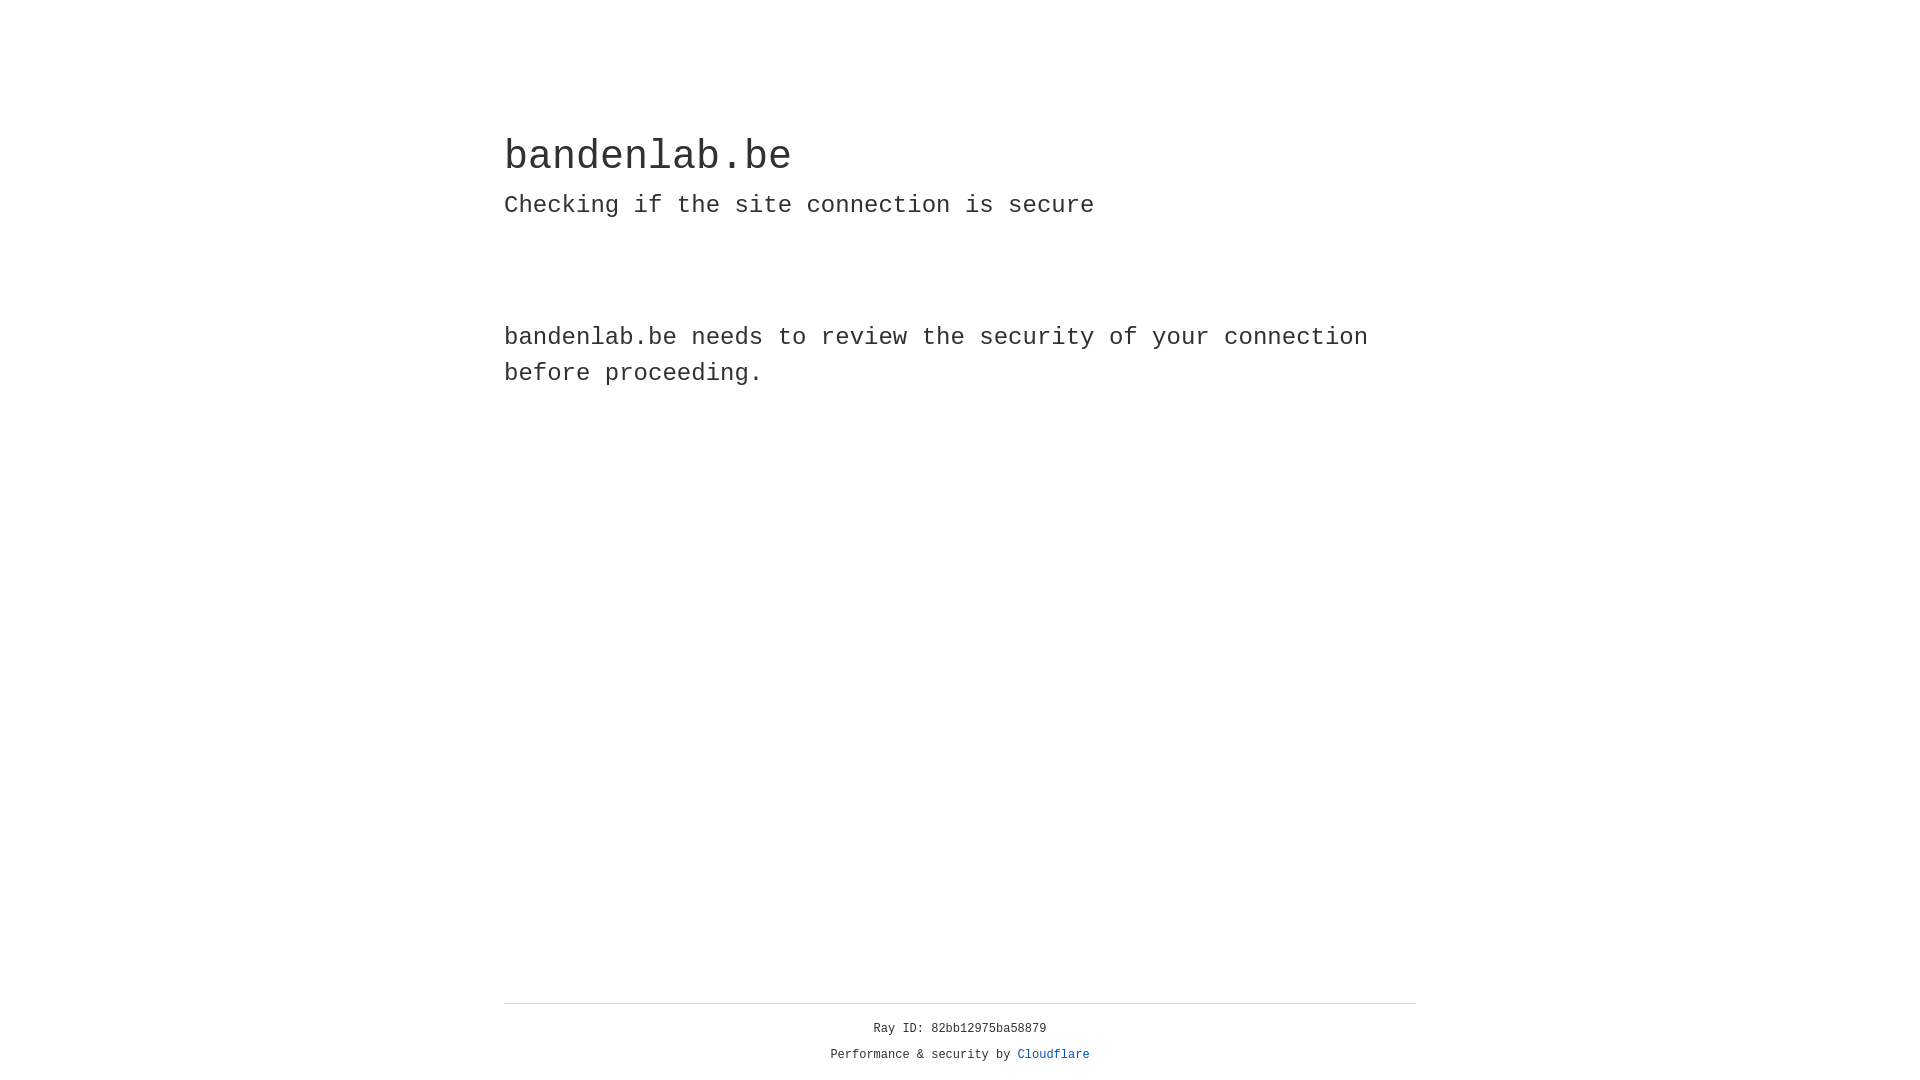 Image resolution: width=1920 pixels, height=1080 pixels. What do you see at coordinates (1053, 1054) in the screenshot?
I see `'Cloudflare'` at bounding box center [1053, 1054].